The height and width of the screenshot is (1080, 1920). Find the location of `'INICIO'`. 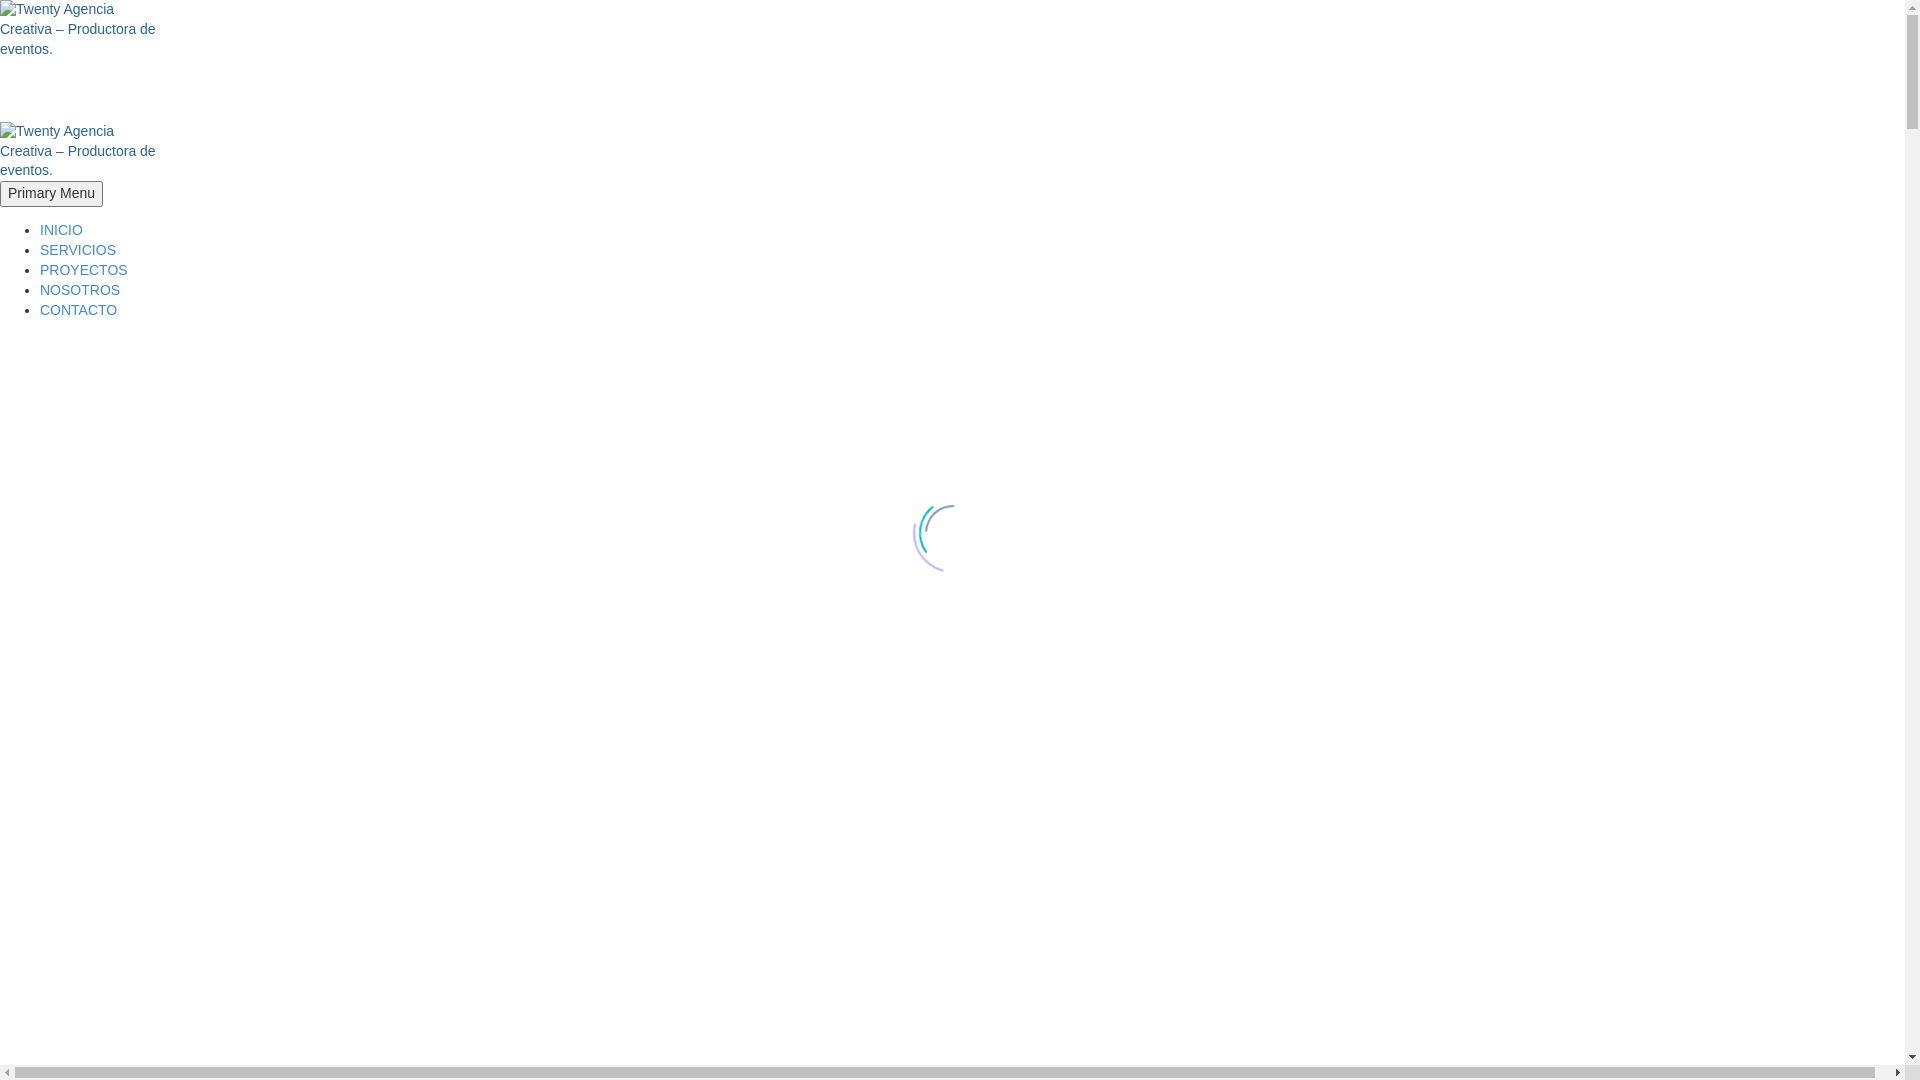

'INICIO' is located at coordinates (39, 229).